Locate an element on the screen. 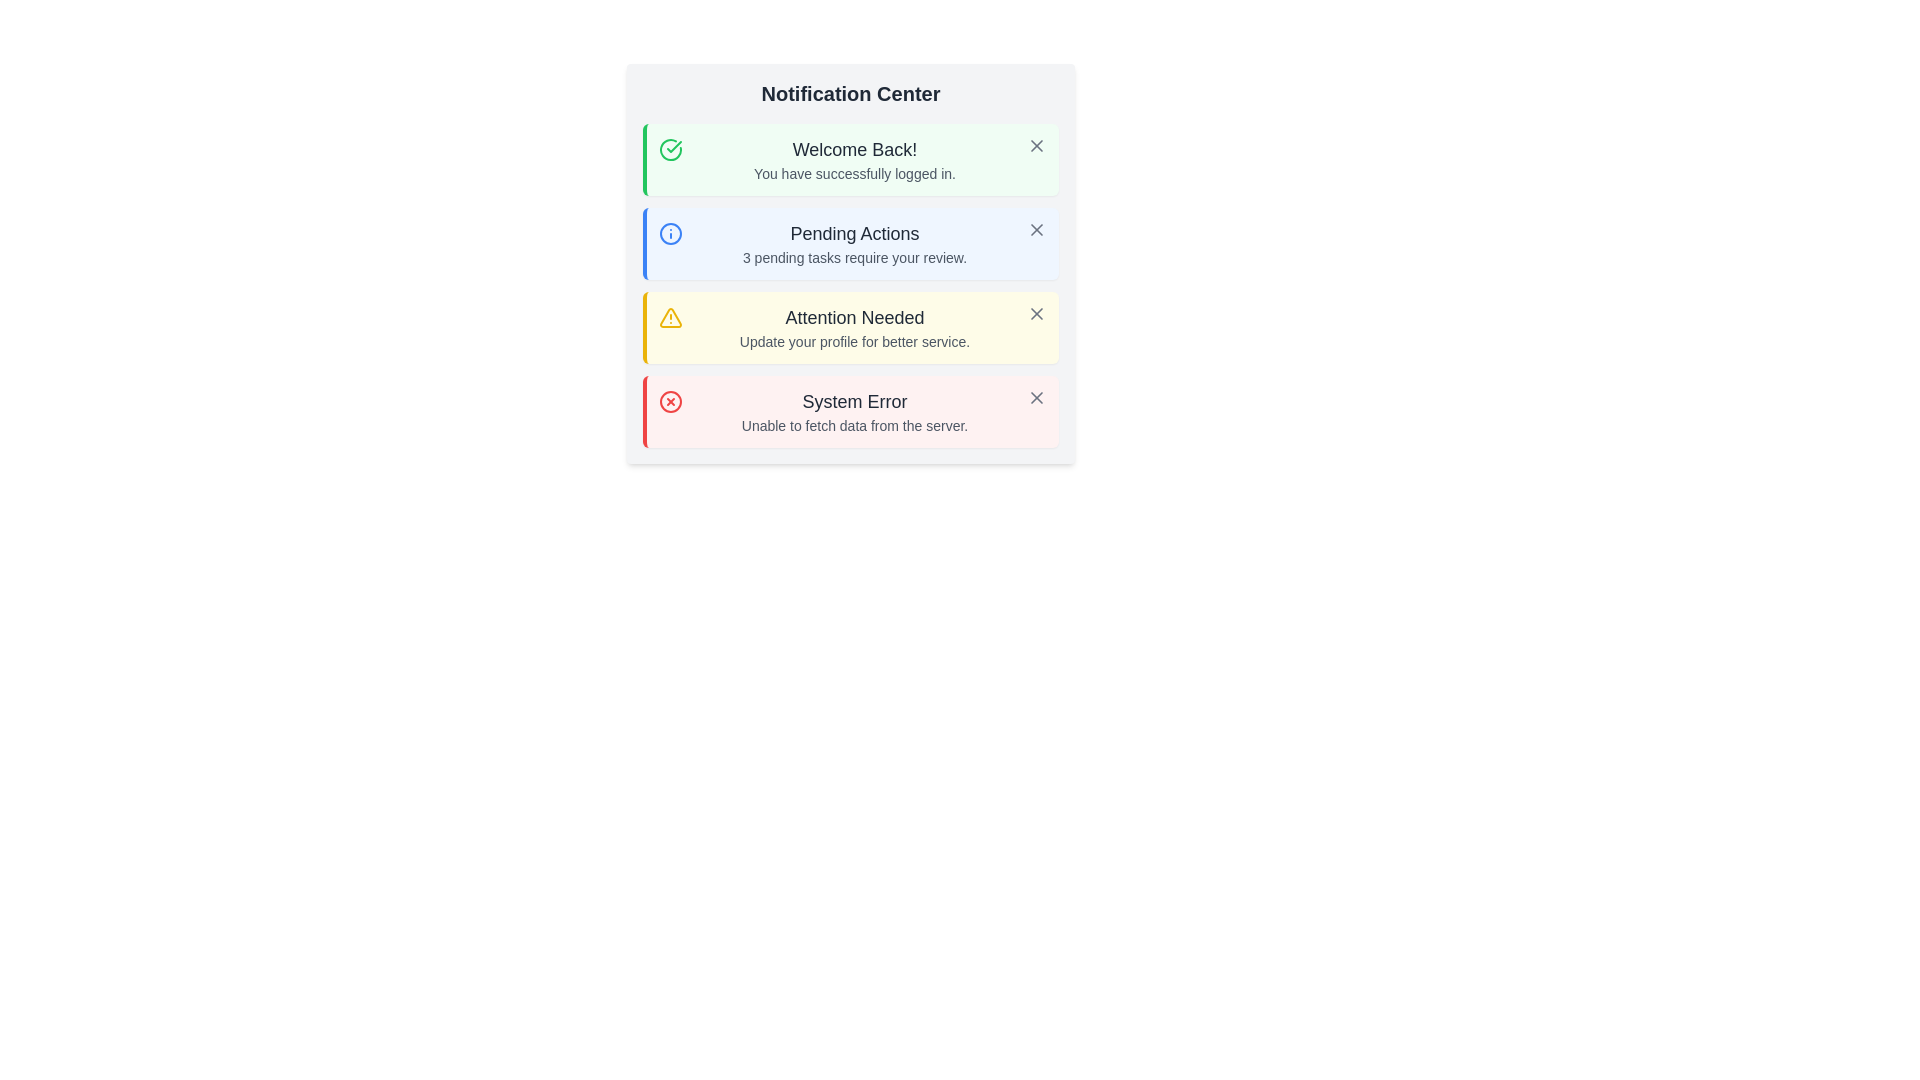 The height and width of the screenshot is (1080, 1920). the checkmark icon within the first notification item in the Notification Center, which indicates the approval or confirmation status of the notification is located at coordinates (674, 145).